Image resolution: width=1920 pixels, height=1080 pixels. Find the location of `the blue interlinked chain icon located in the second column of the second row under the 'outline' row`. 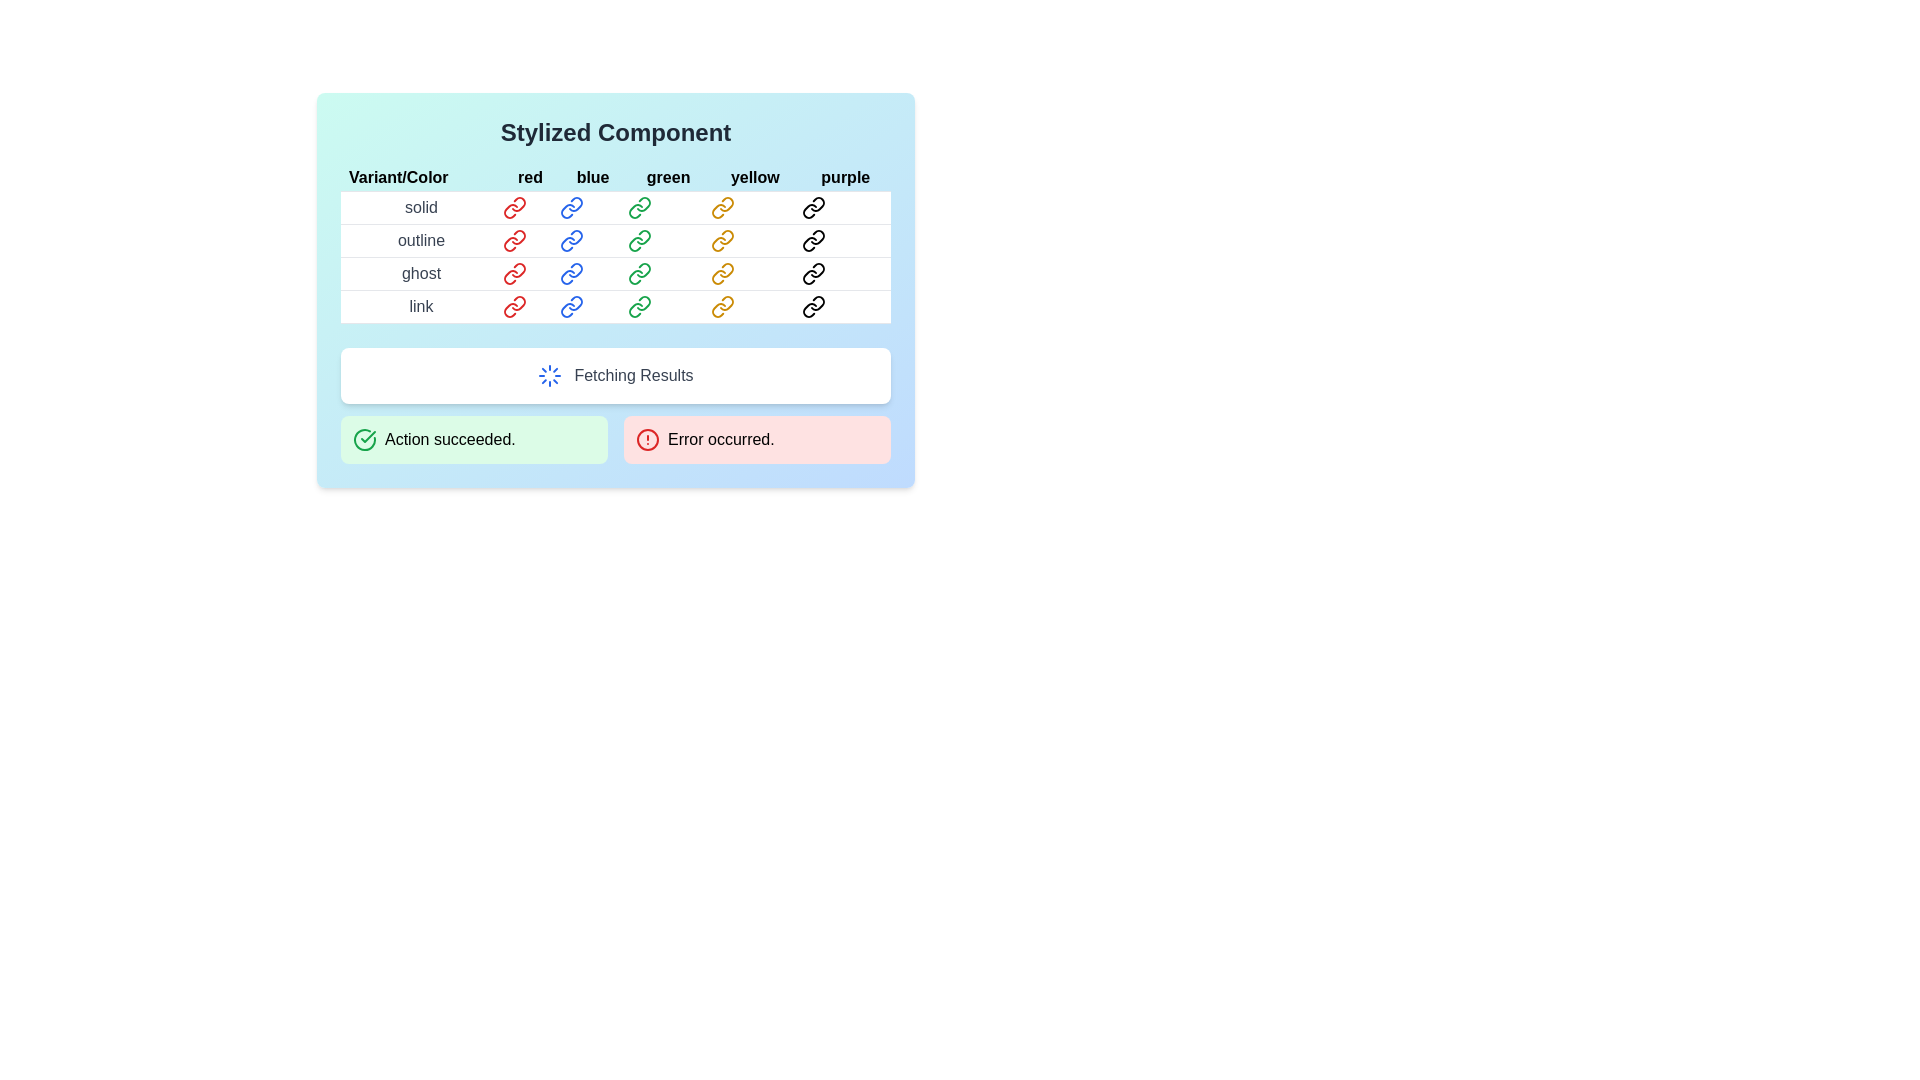

the blue interlinked chain icon located in the second column of the second row under the 'outline' row is located at coordinates (570, 239).